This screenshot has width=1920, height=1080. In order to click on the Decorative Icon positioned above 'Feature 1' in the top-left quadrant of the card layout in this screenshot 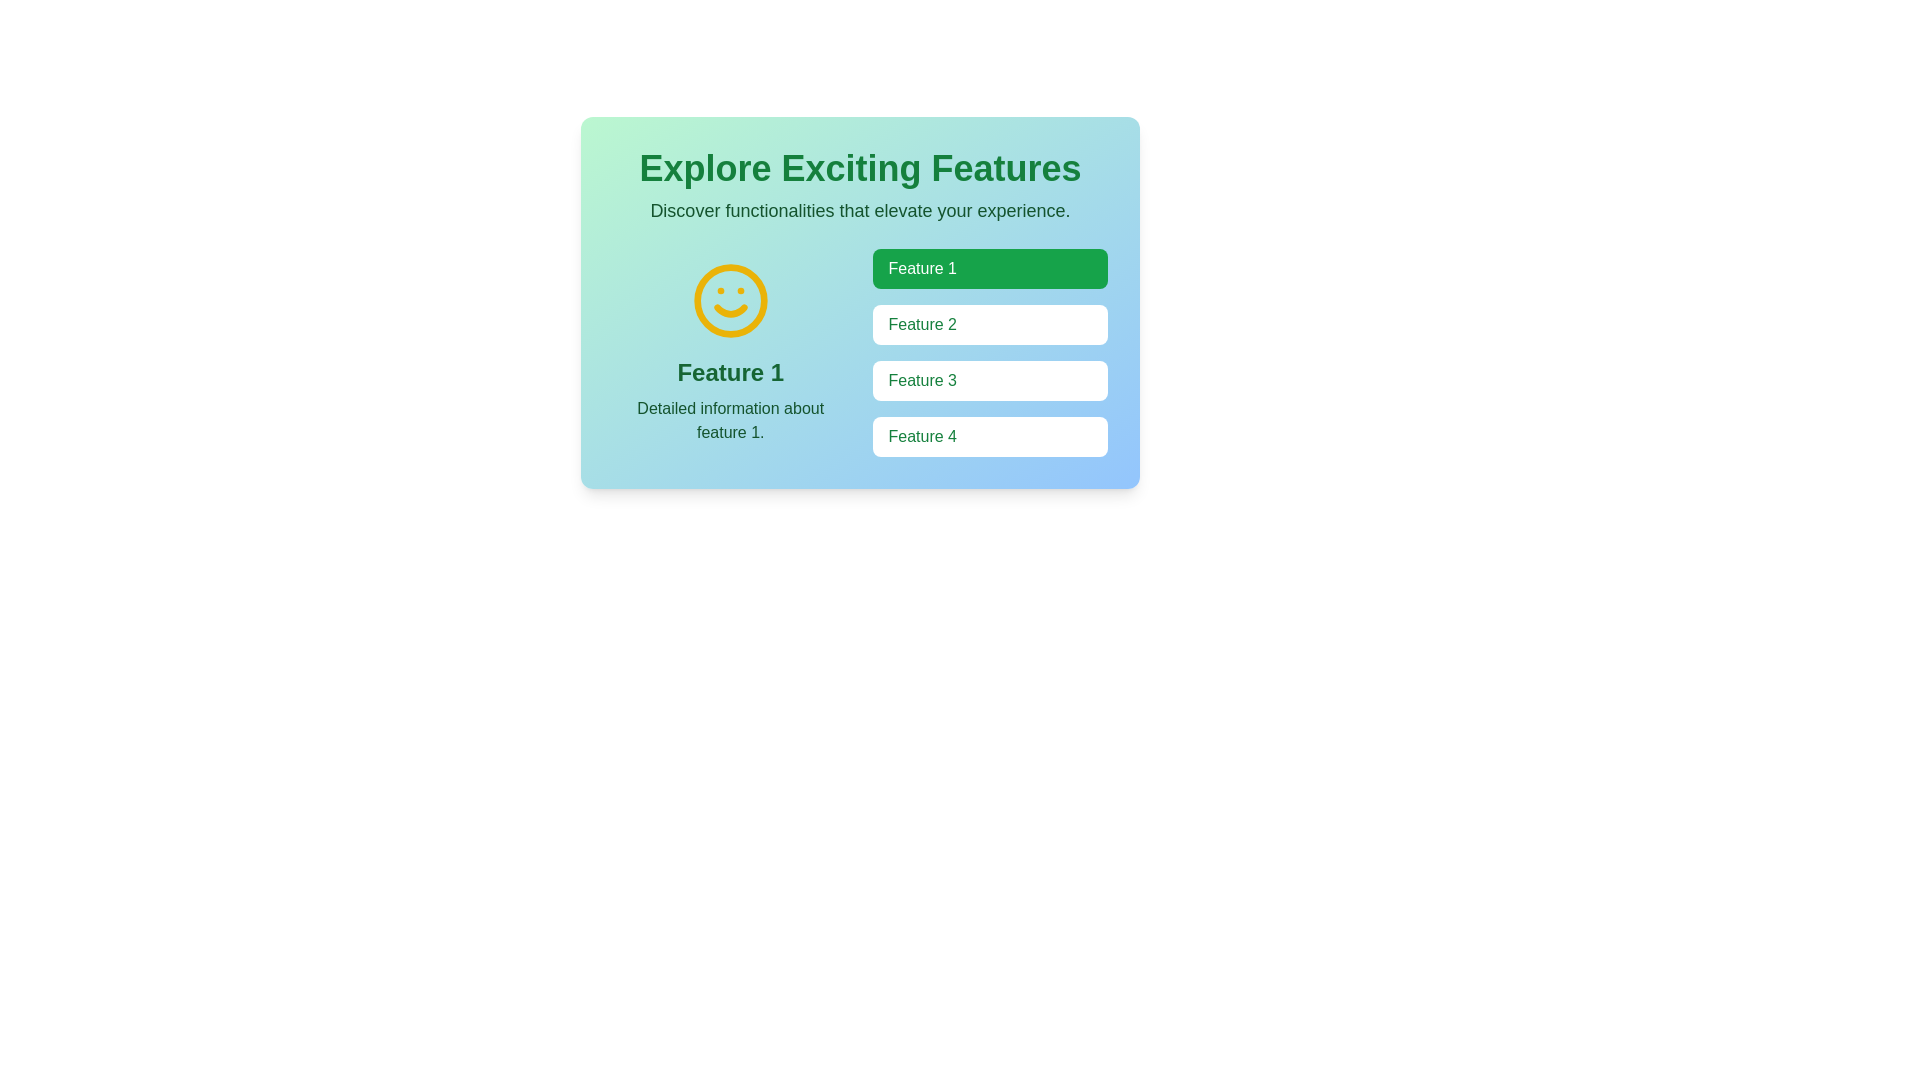, I will do `click(729, 300)`.